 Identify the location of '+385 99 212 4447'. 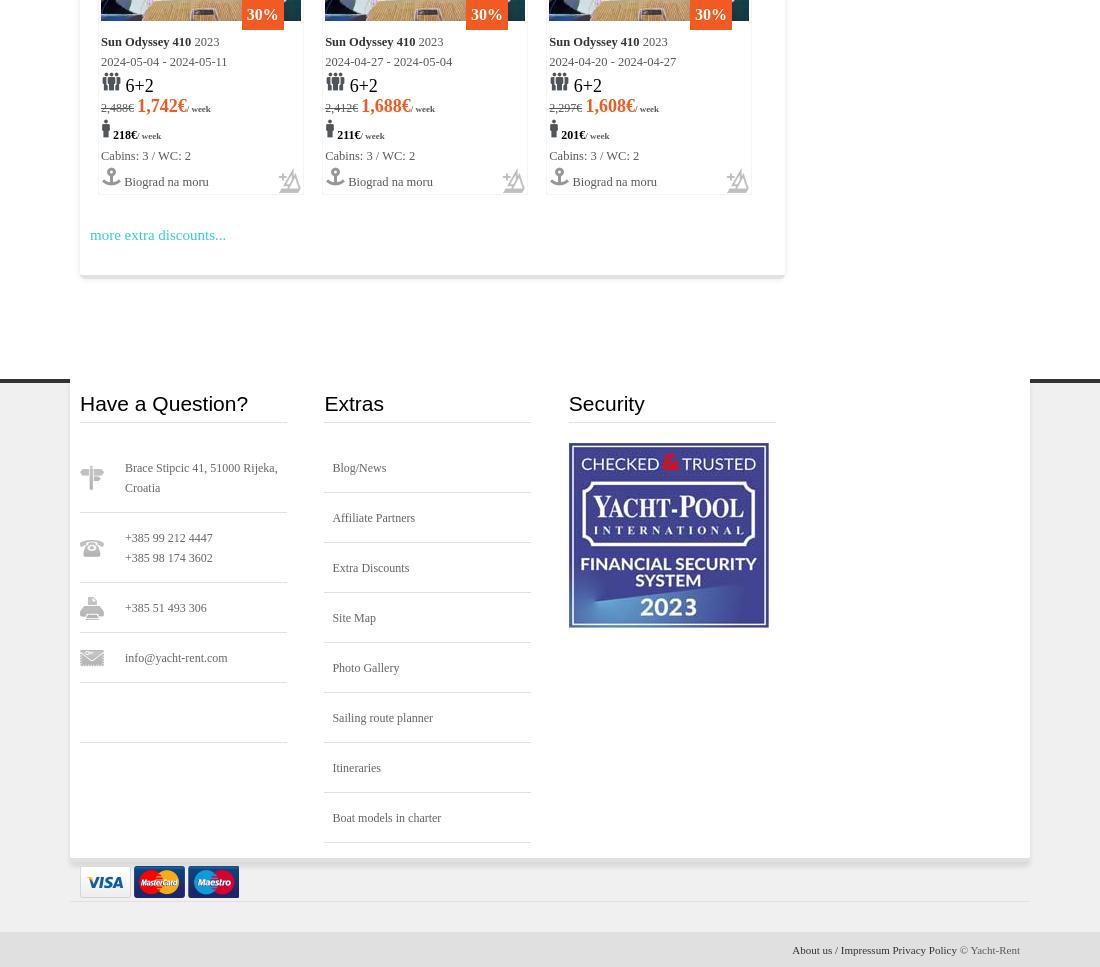
(167, 538).